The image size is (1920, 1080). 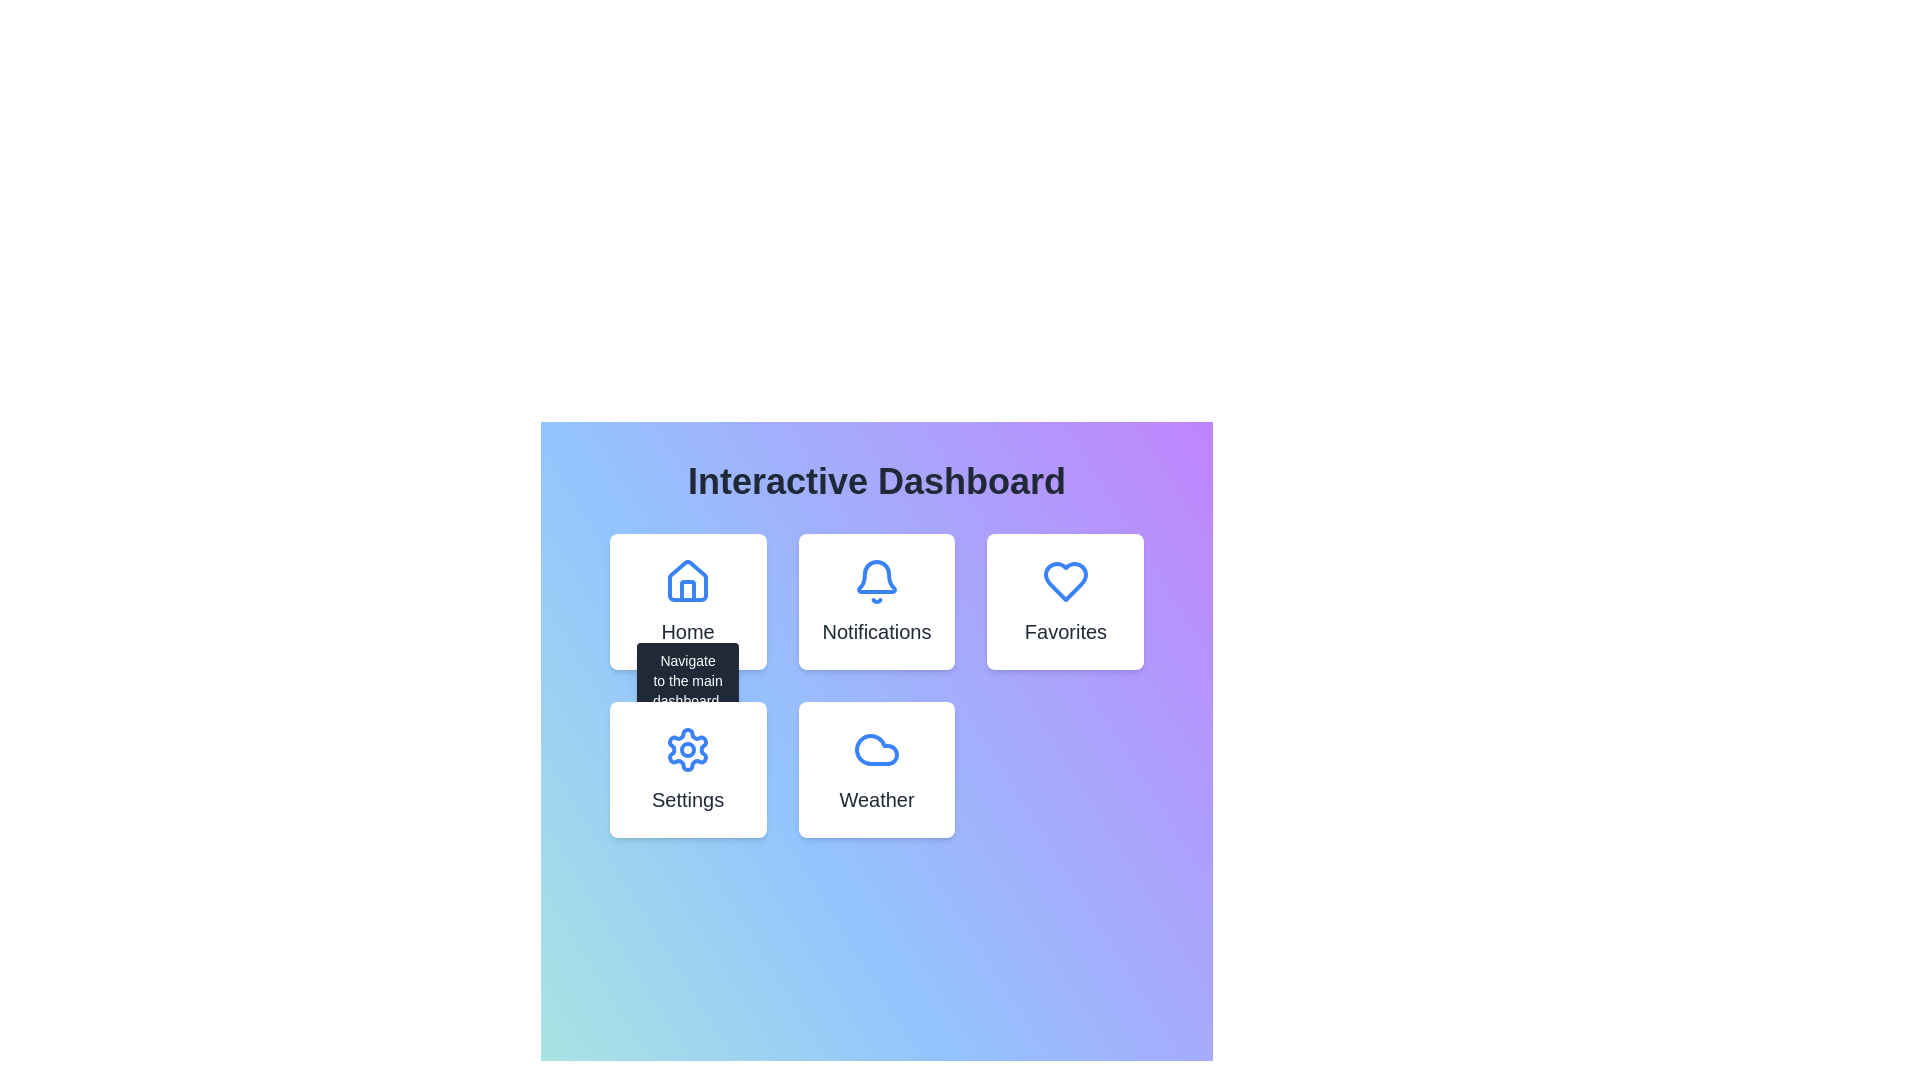 What do you see at coordinates (688, 632) in the screenshot?
I see `the text label that identifies the purpose of the associated button for navigating to the main dashboard, located below the house icon` at bounding box center [688, 632].